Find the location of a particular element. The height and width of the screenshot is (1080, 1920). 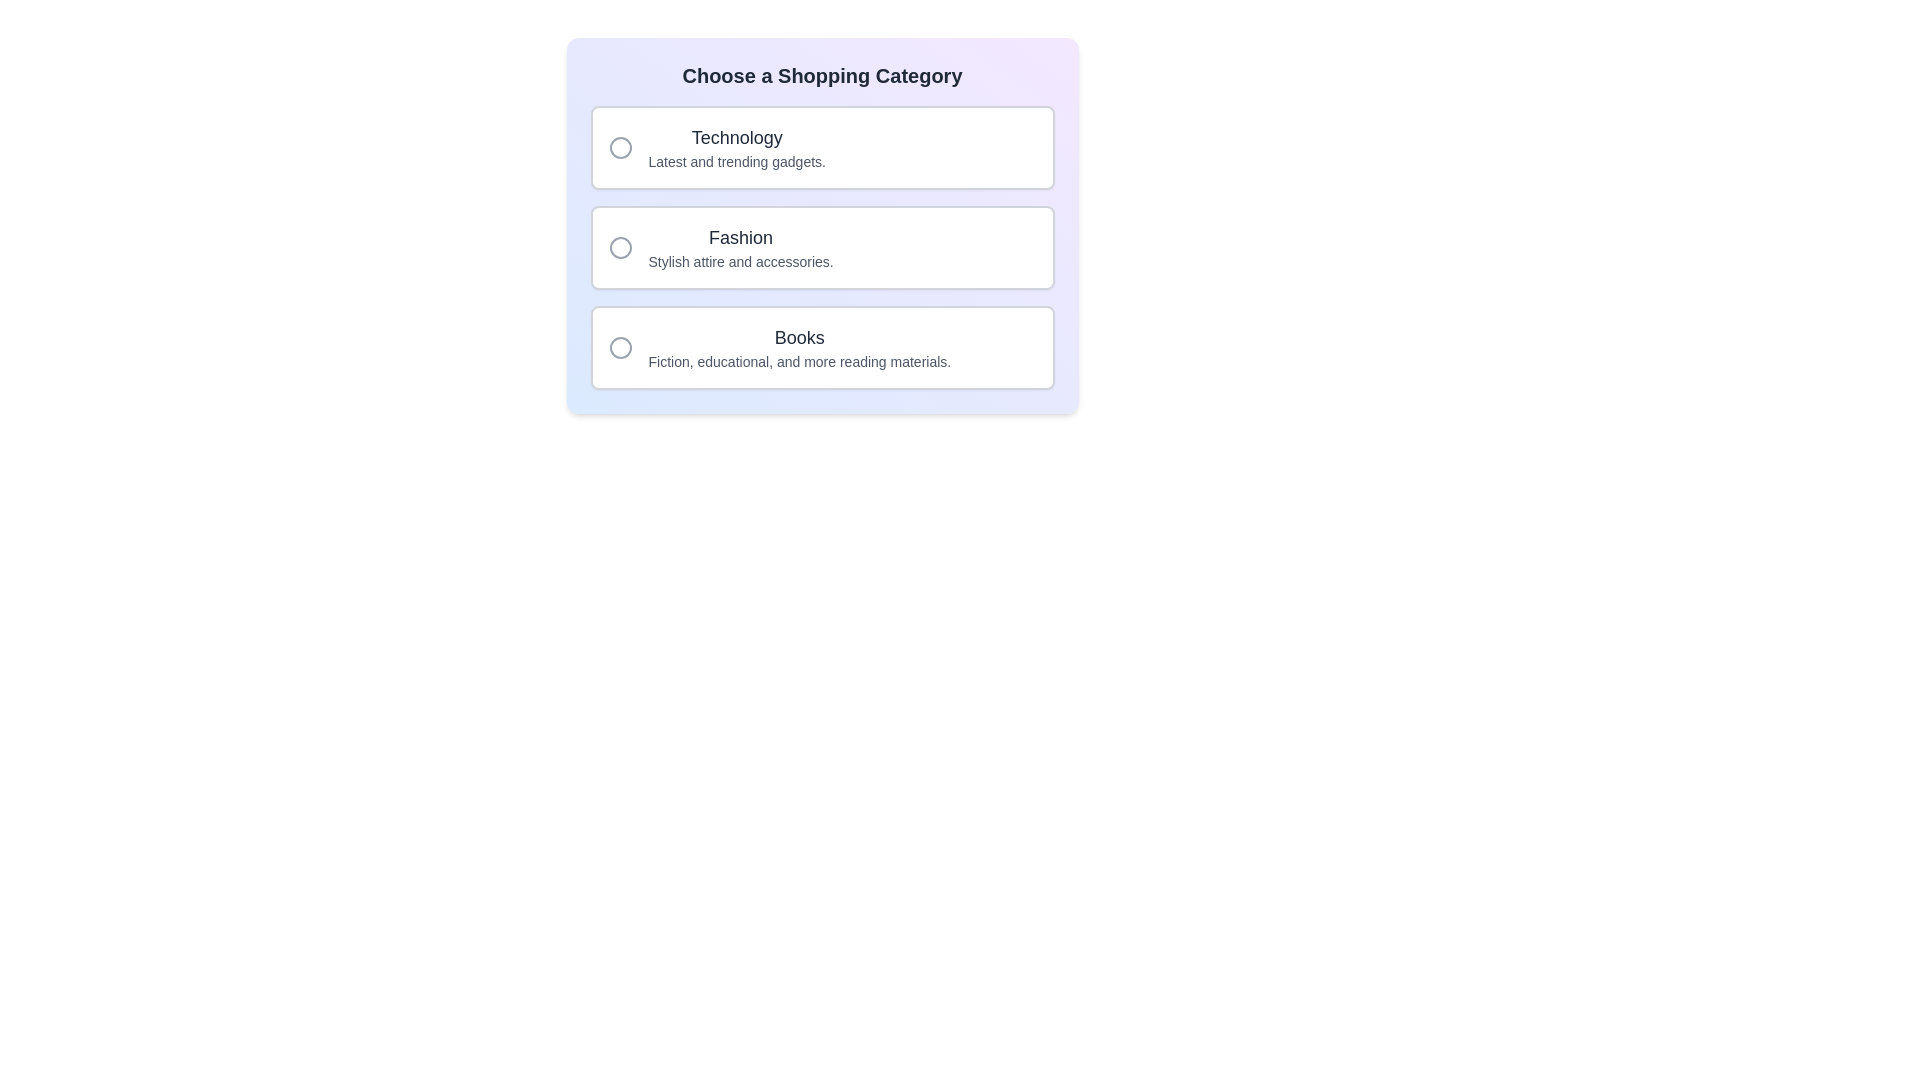

the 'Fashion' text label, which is styled in a bold and large font and located within the second option of the 'Choose a Shopping Category' section is located at coordinates (740, 237).